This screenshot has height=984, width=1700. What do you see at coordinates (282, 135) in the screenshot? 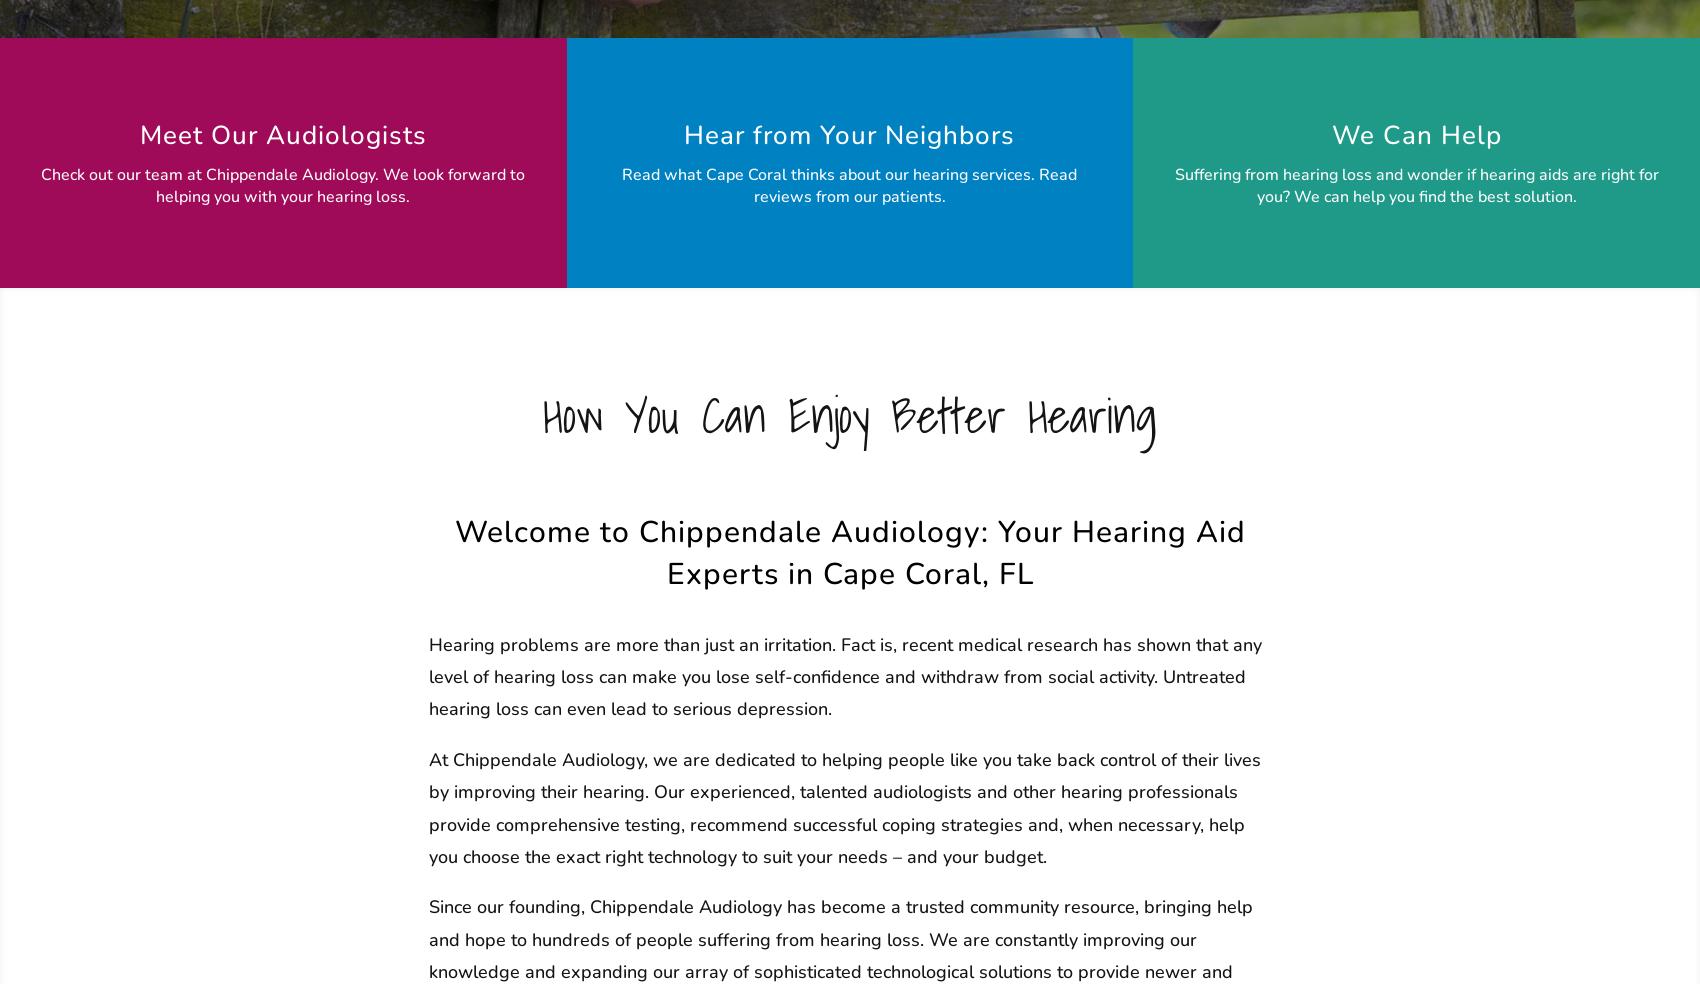
I see `'Meet Our Audiologists'` at bounding box center [282, 135].